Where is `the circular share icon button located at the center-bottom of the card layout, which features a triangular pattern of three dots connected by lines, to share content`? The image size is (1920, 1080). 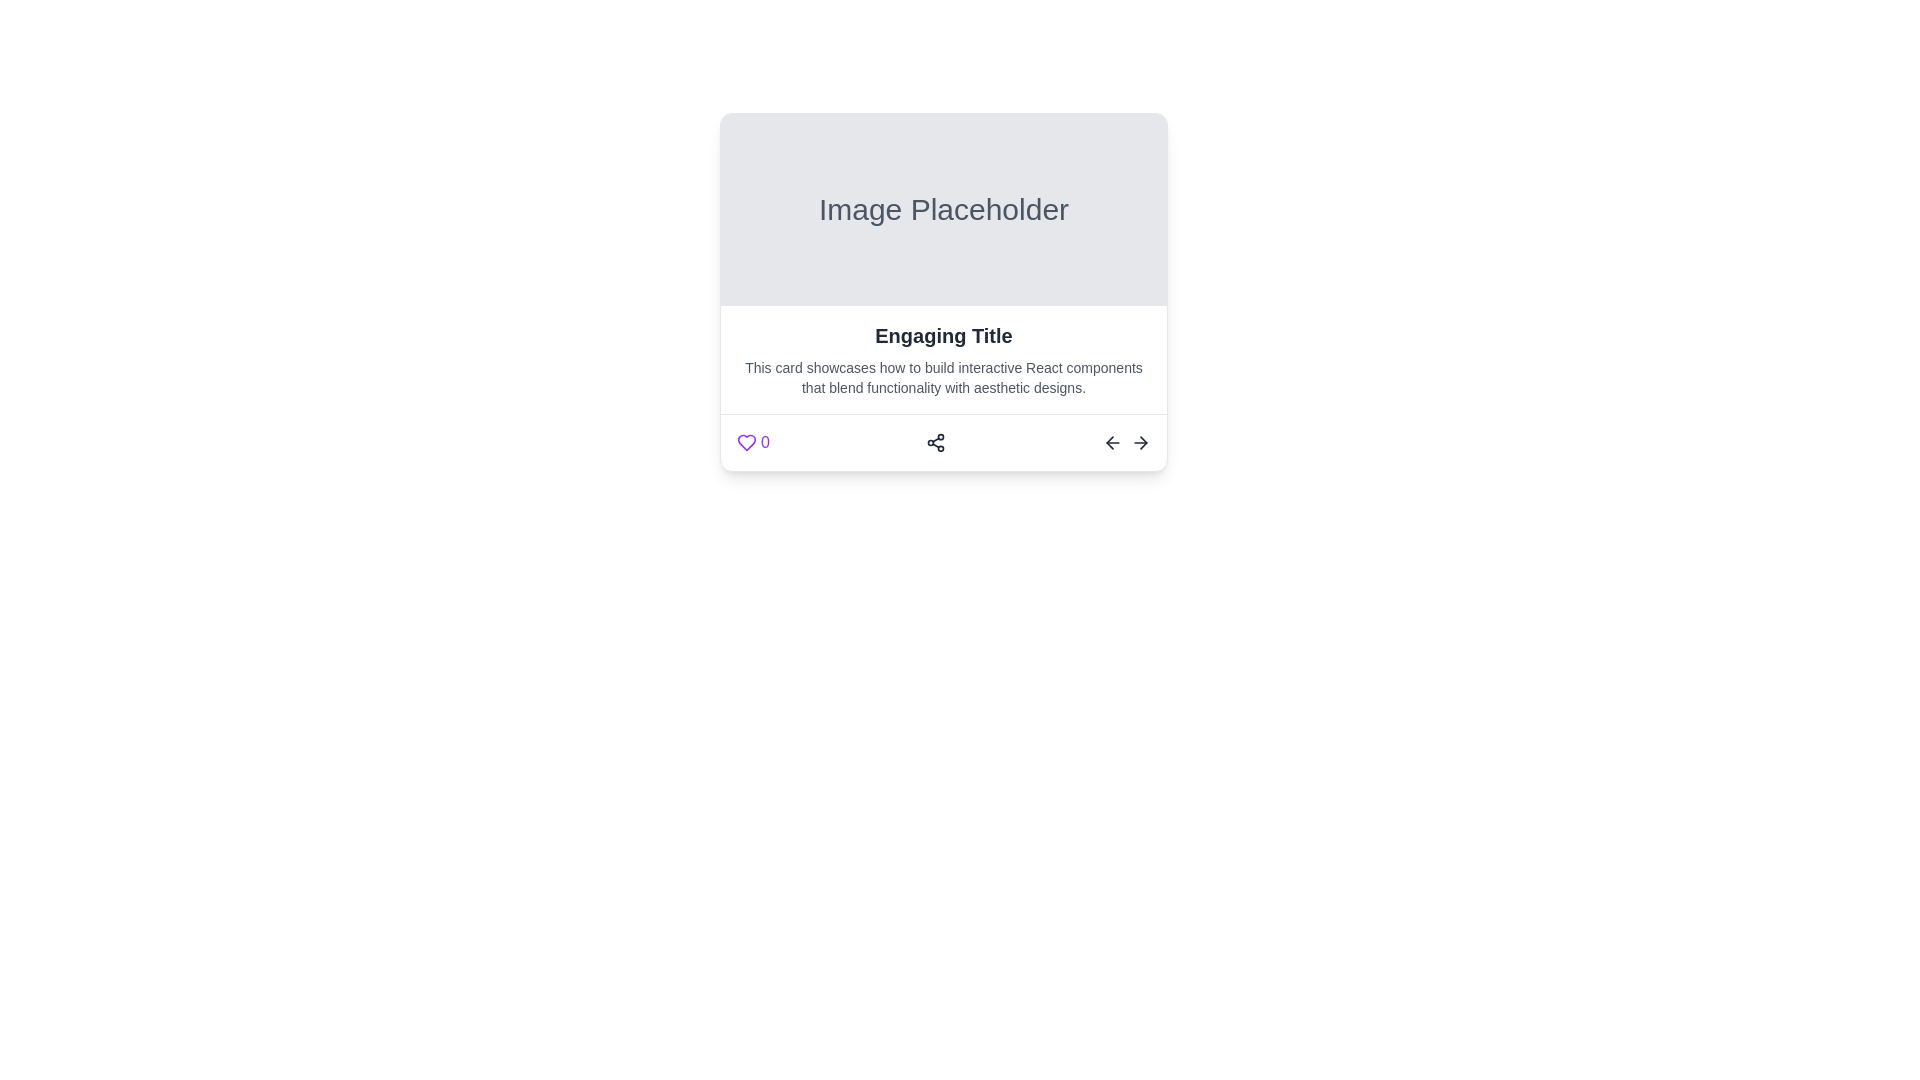 the circular share icon button located at the center-bottom of the card layout, which features a triangular pattern of three dots connected by lines, to share content is located at coordinates (935, 442).